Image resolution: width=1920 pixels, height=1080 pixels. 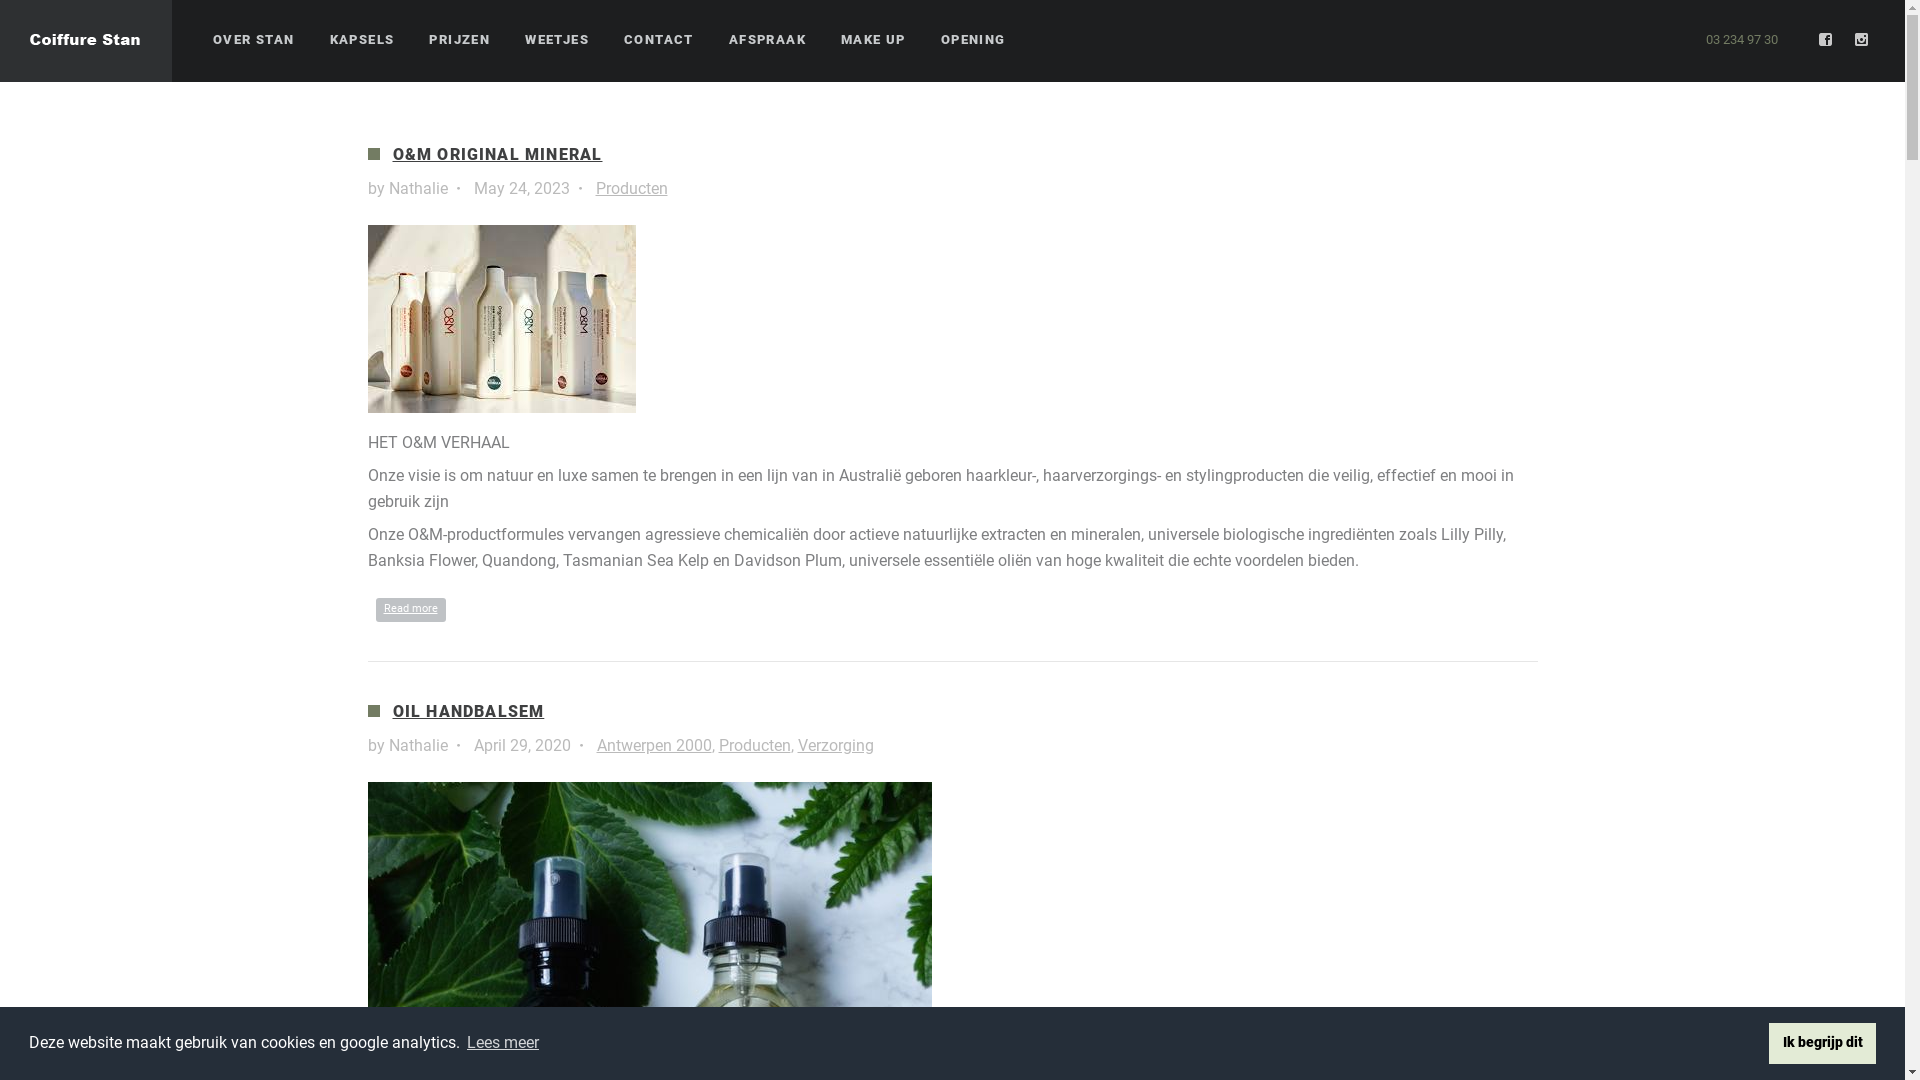 What do you see at coordinates (873, 40) in the screenshot?
I see `'MAKE UP'` at bounding box center [873, 40].